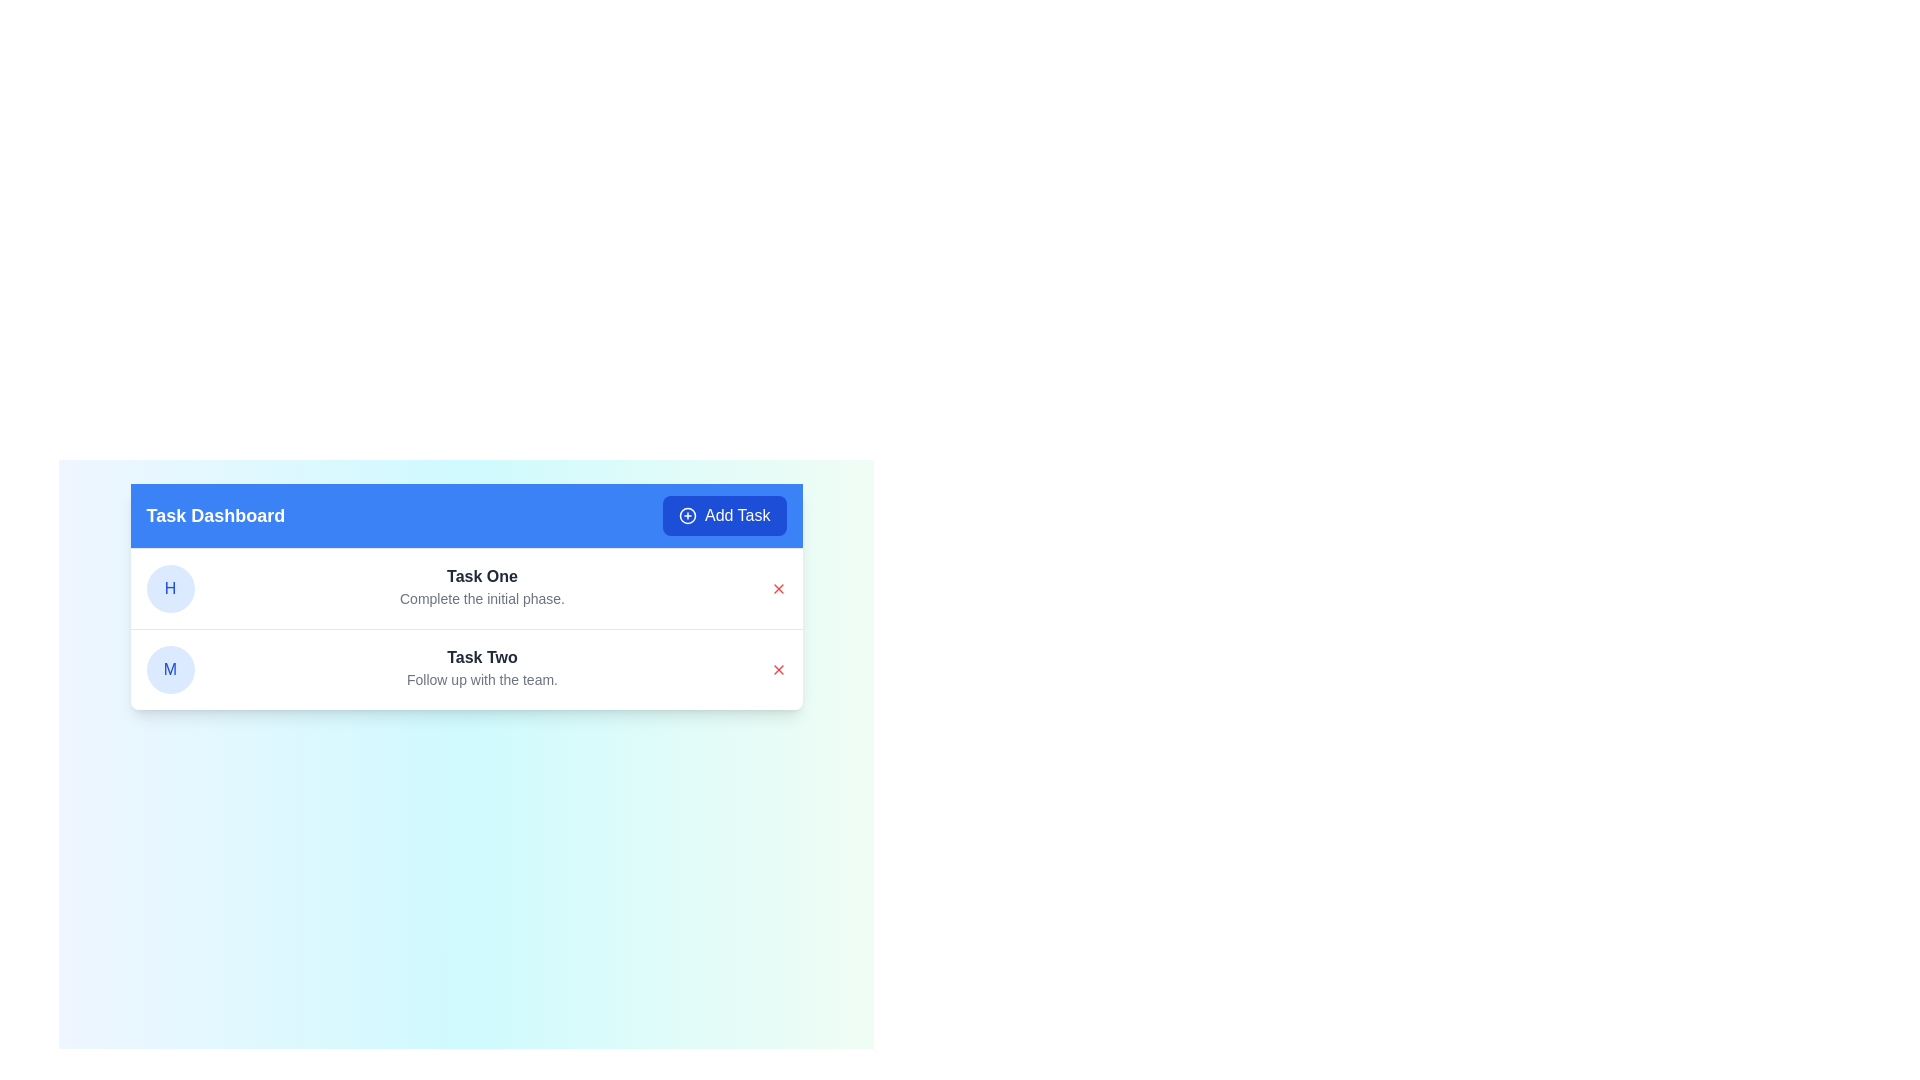 Image resolution: width=1920 pixels, height=1080 pixels. Describe the element at coordinates (777, 588) in the screenshot. I see `the close button icon located to the right of the 'Task One' label to observe its hover-state styling` at that location.